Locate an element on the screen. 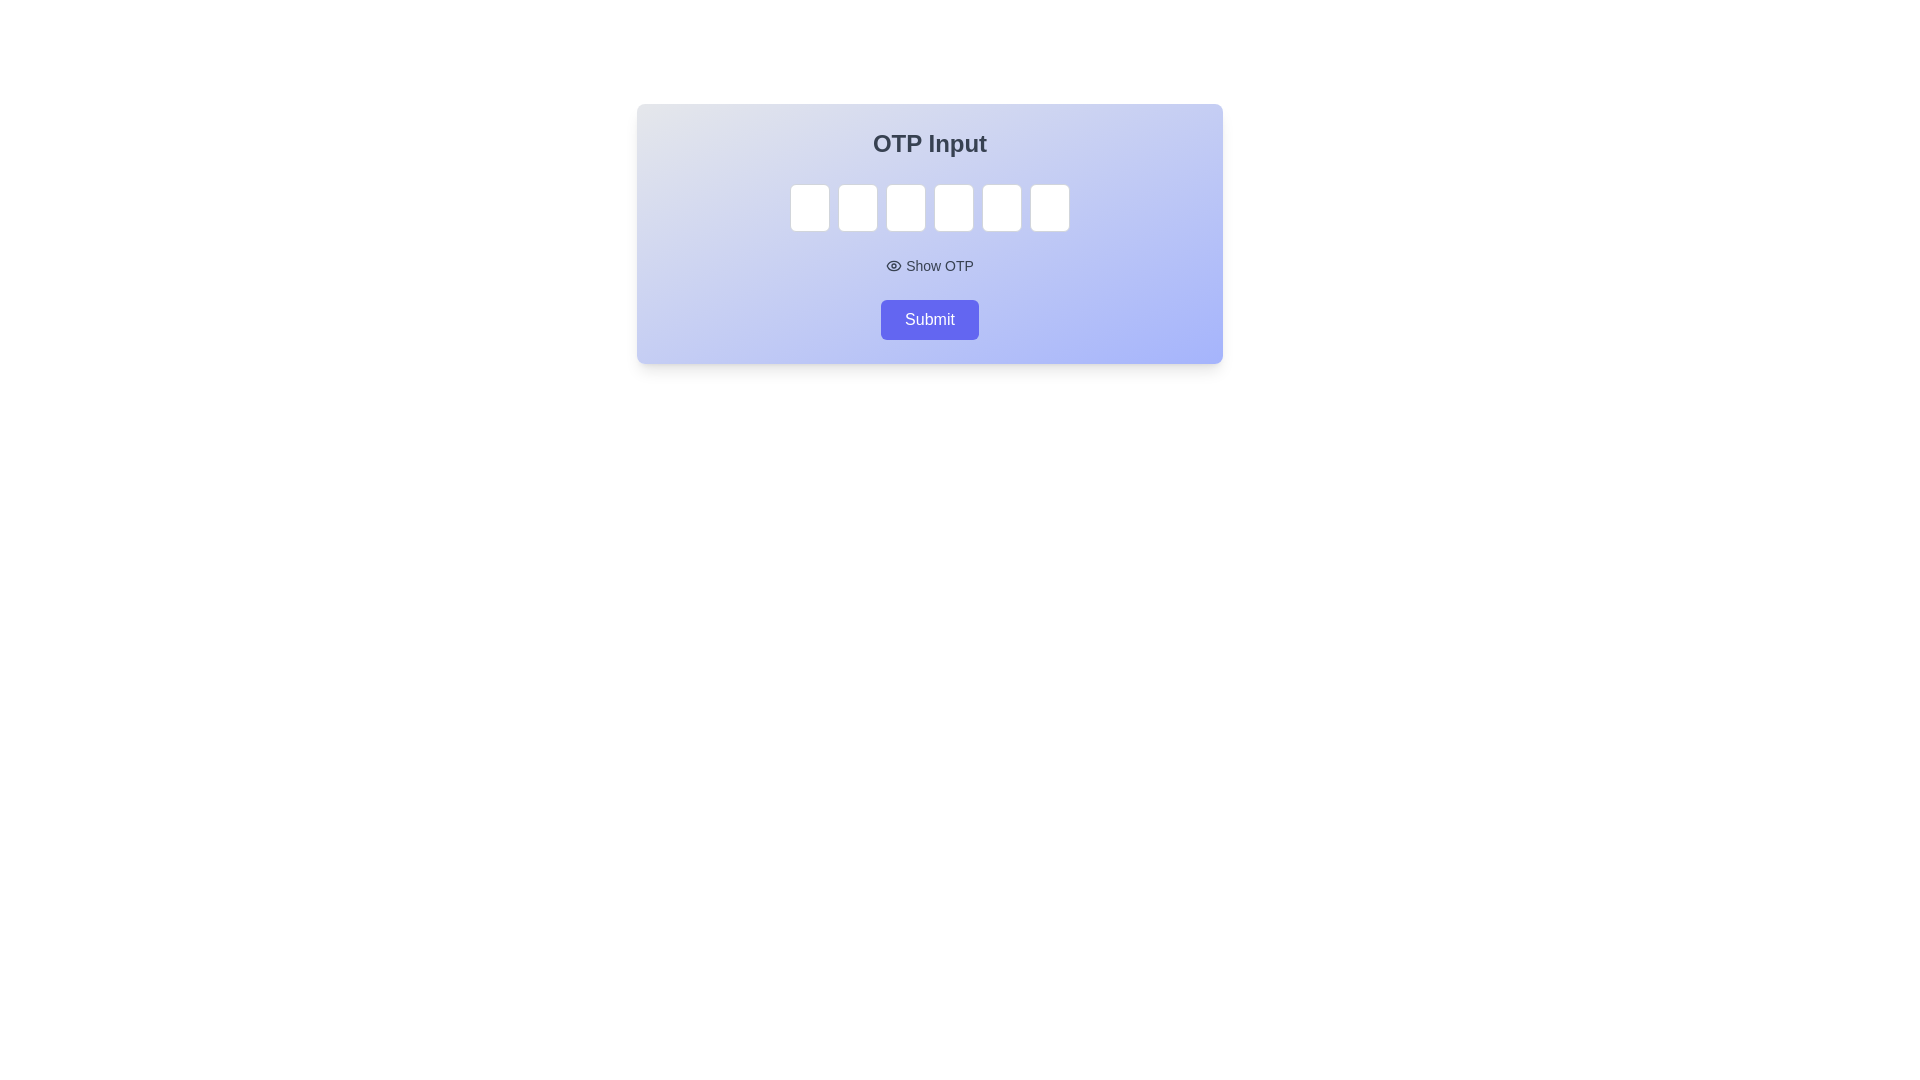 This screenshot has width=1920, height=1080. the third password input field, which is a single-character input box with a rounded border and gray border, to focus on it is located at coordinates (905, 208).